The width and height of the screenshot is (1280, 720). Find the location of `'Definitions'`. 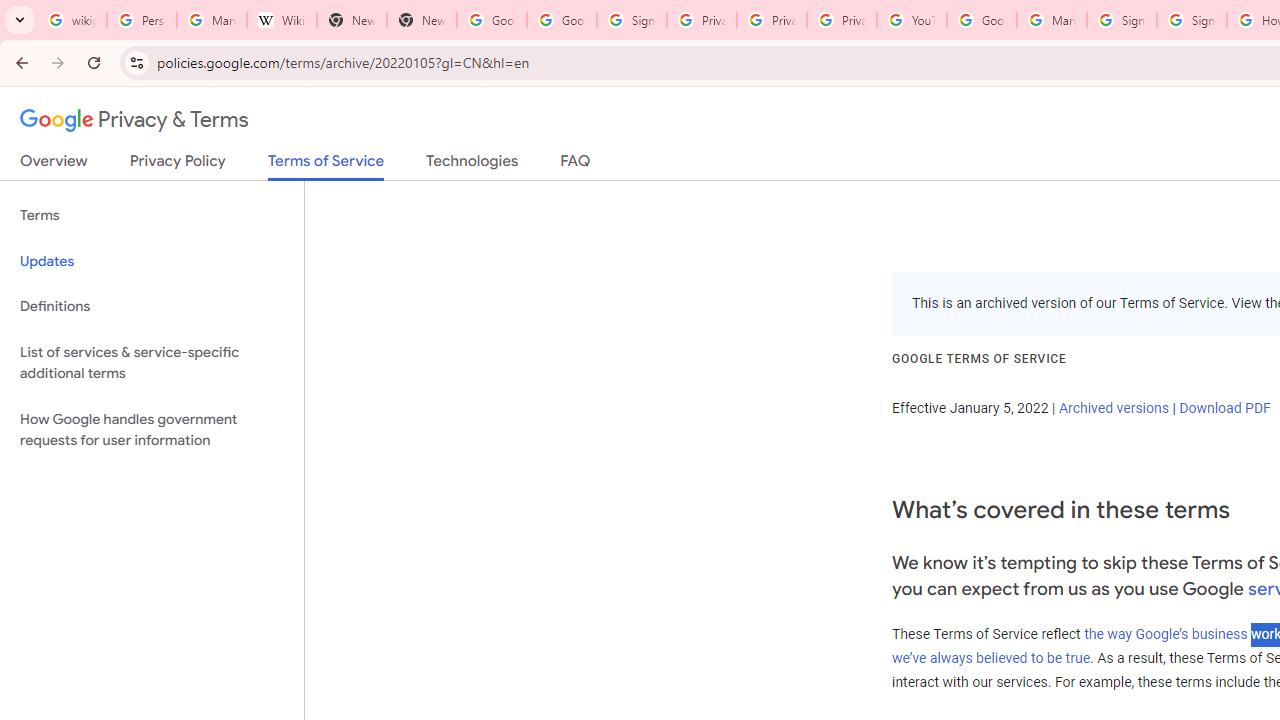

'Definitions' is located at coordinates (151, 306).